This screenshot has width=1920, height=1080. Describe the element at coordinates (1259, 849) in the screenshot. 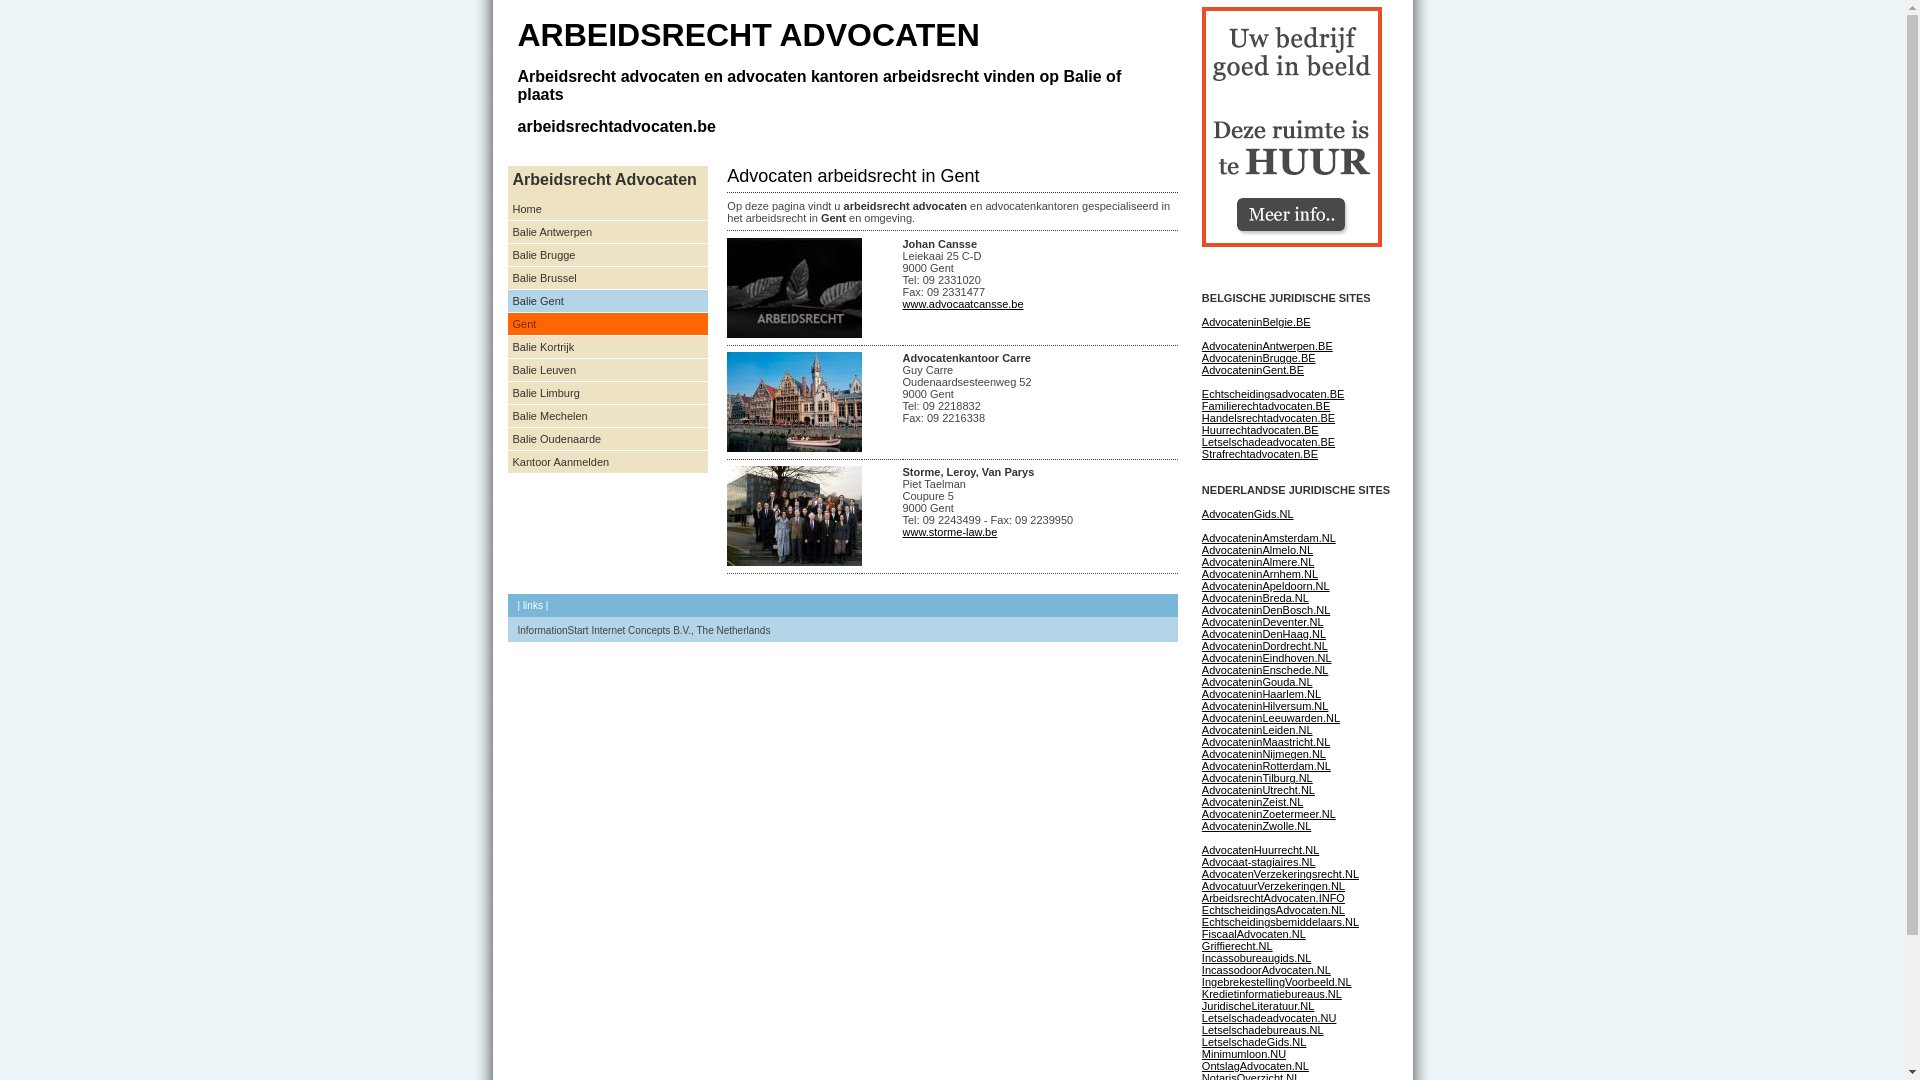

I see `'AdvocatenHuurrecht.NL'` at that location.